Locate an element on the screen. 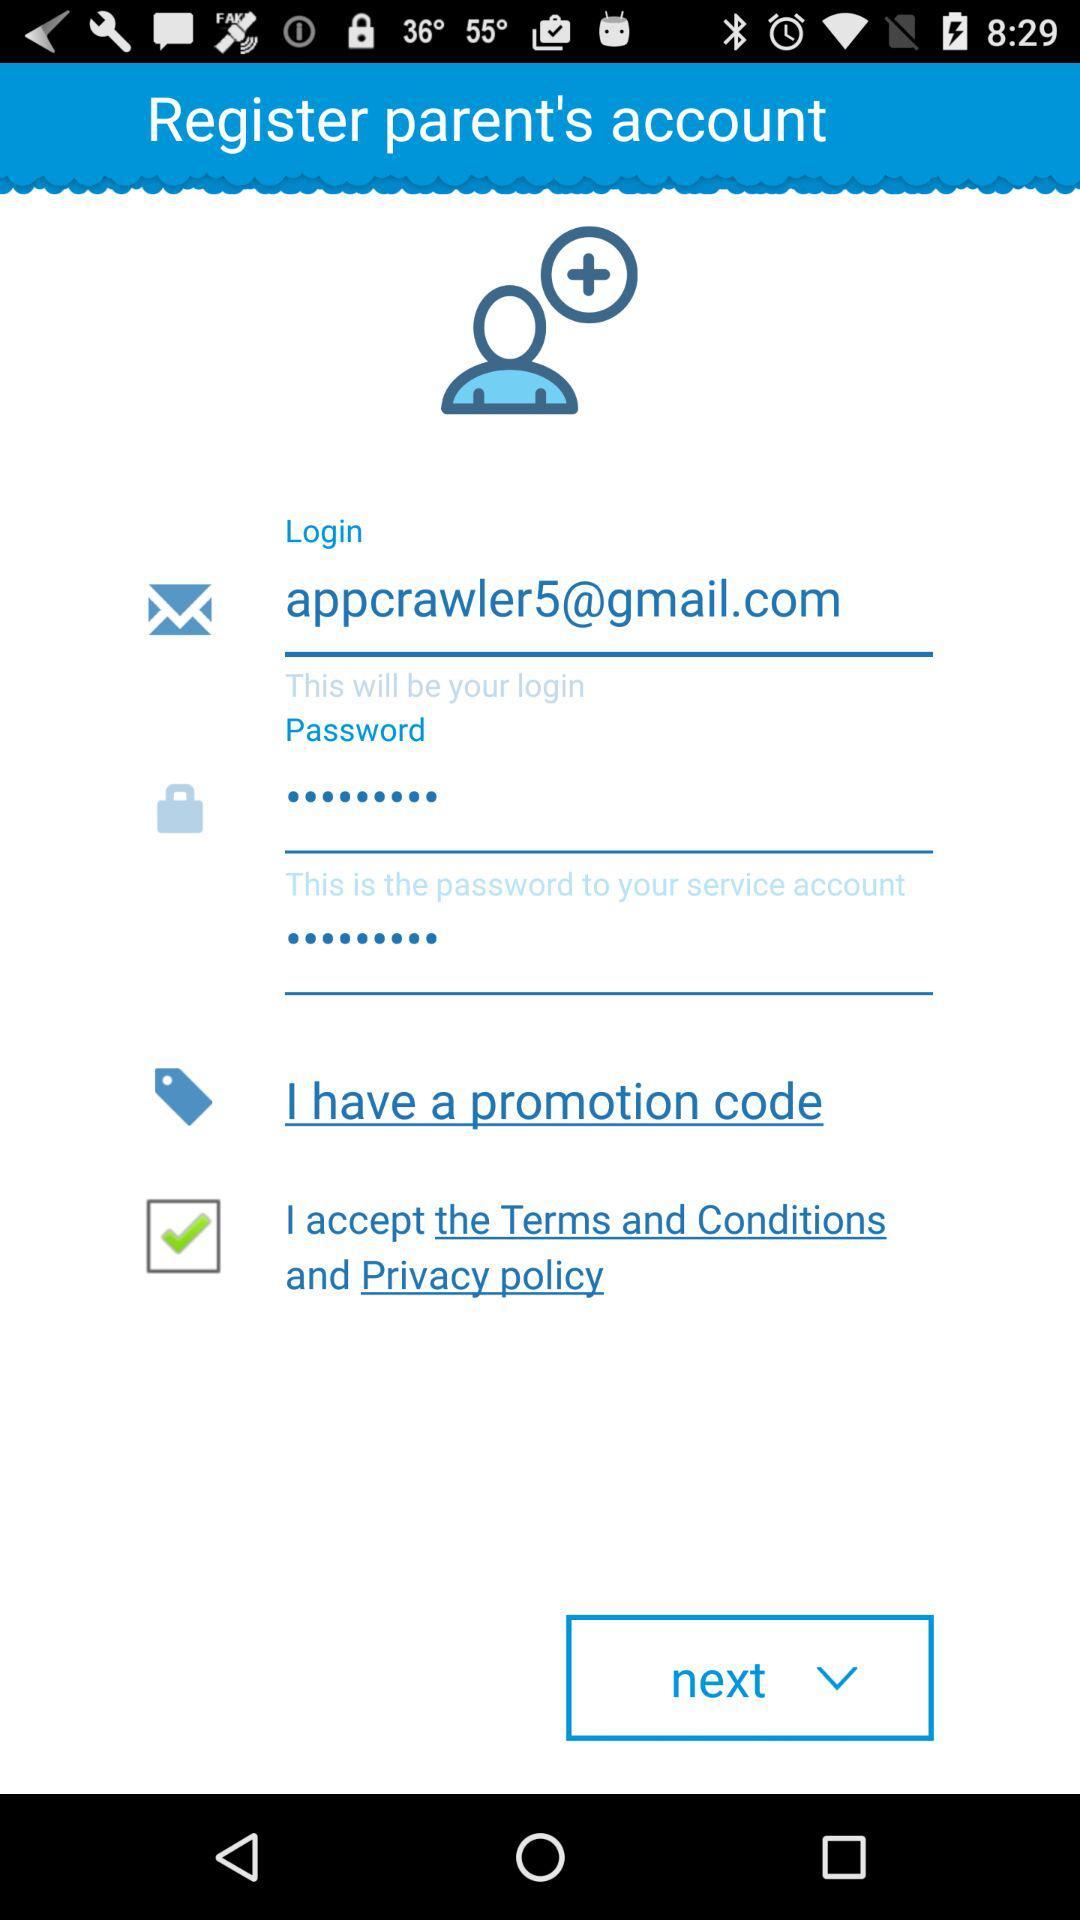 Image resolution: width=1080 pixels, height=1920 pixels. the next icon is located at coordinates (749, 1677).